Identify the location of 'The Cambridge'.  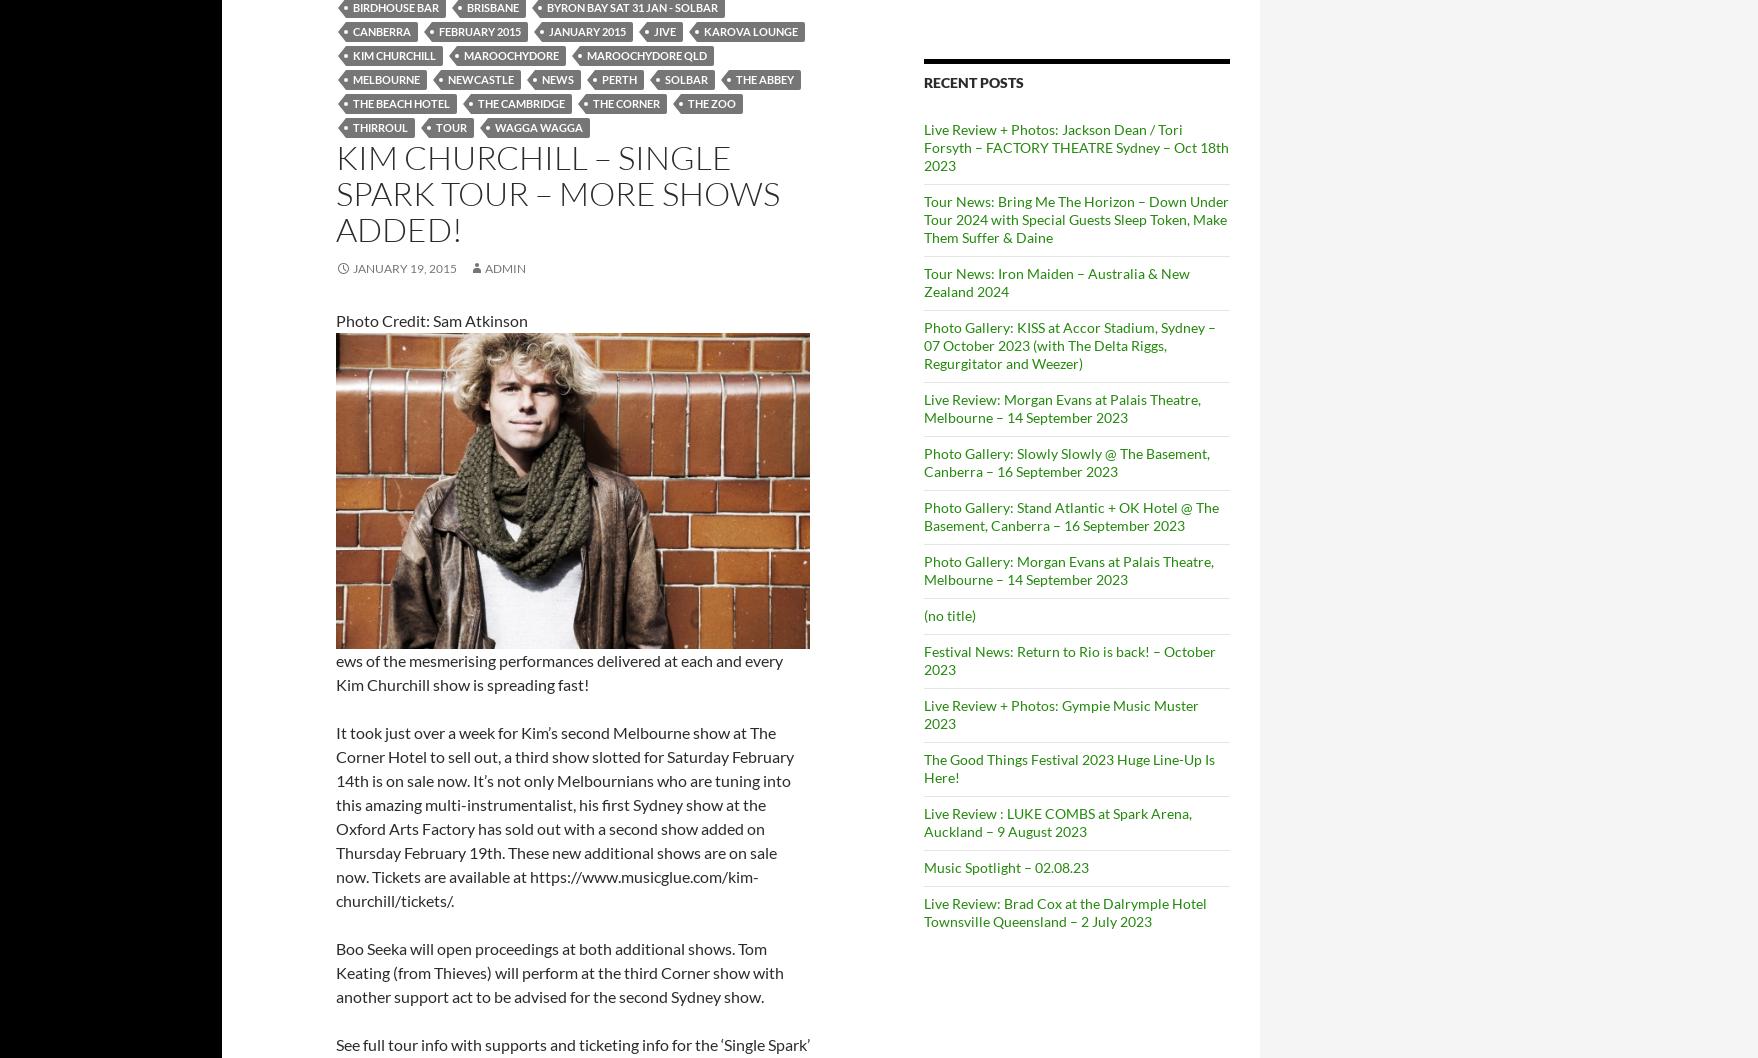
(520, 102).